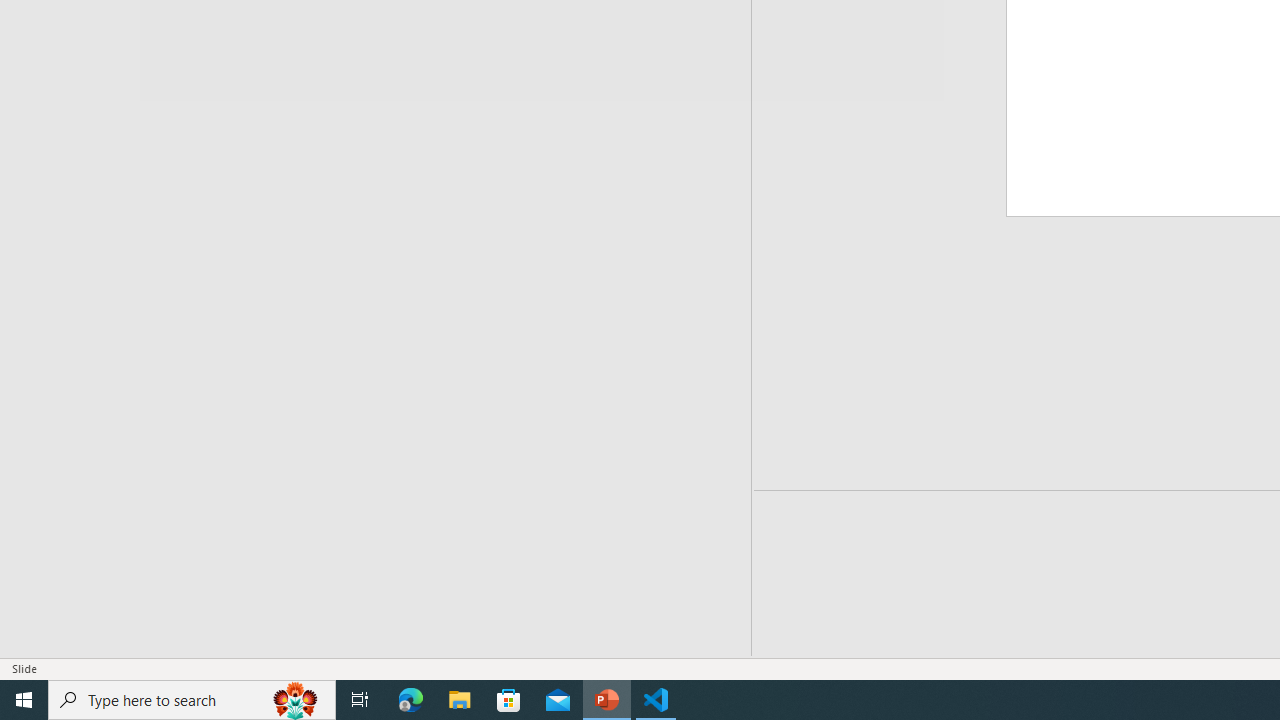  I want to click on 'Start', so click(24, 698).